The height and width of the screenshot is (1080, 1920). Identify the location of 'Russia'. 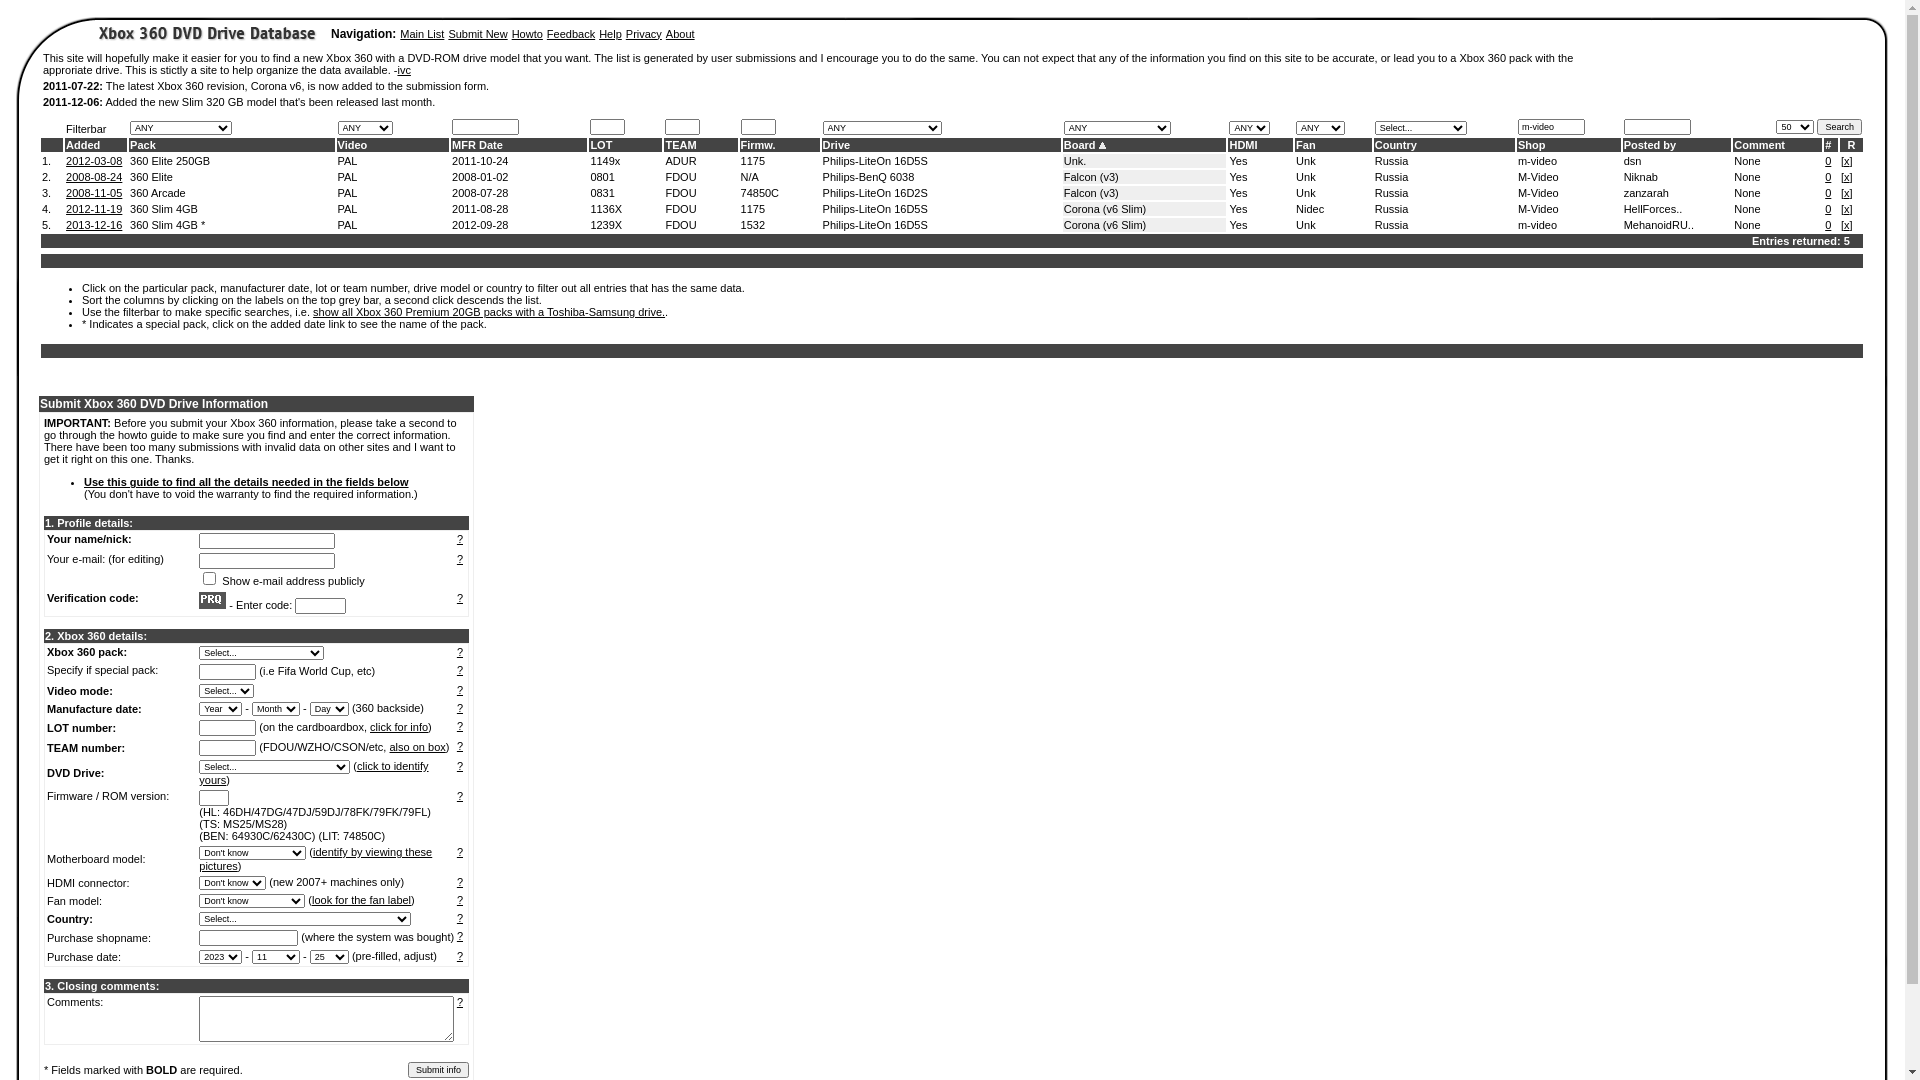
(1391, 176).